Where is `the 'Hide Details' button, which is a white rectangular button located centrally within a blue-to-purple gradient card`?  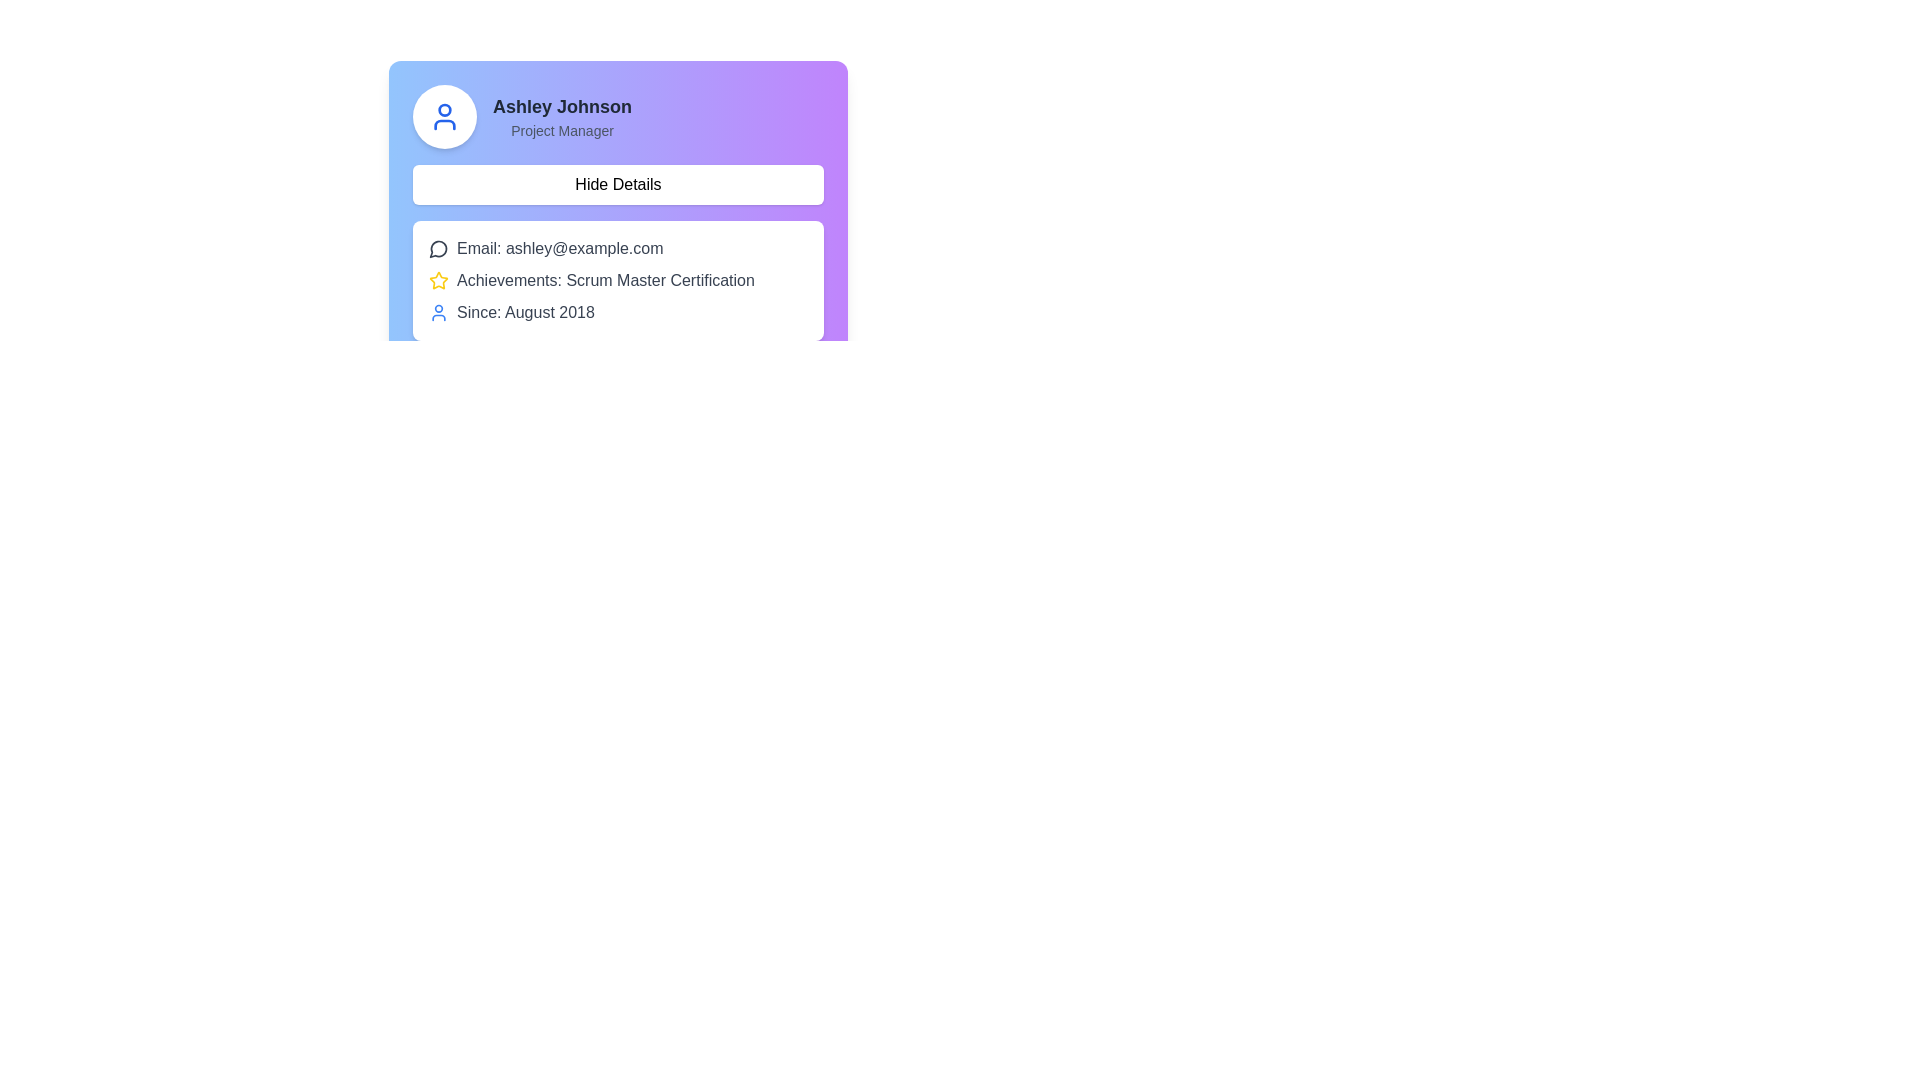 the 'Hide Details' button, which is a white rectangular button located centrally within a blue-to-purple gradient card is located at coordinates (617, 189).